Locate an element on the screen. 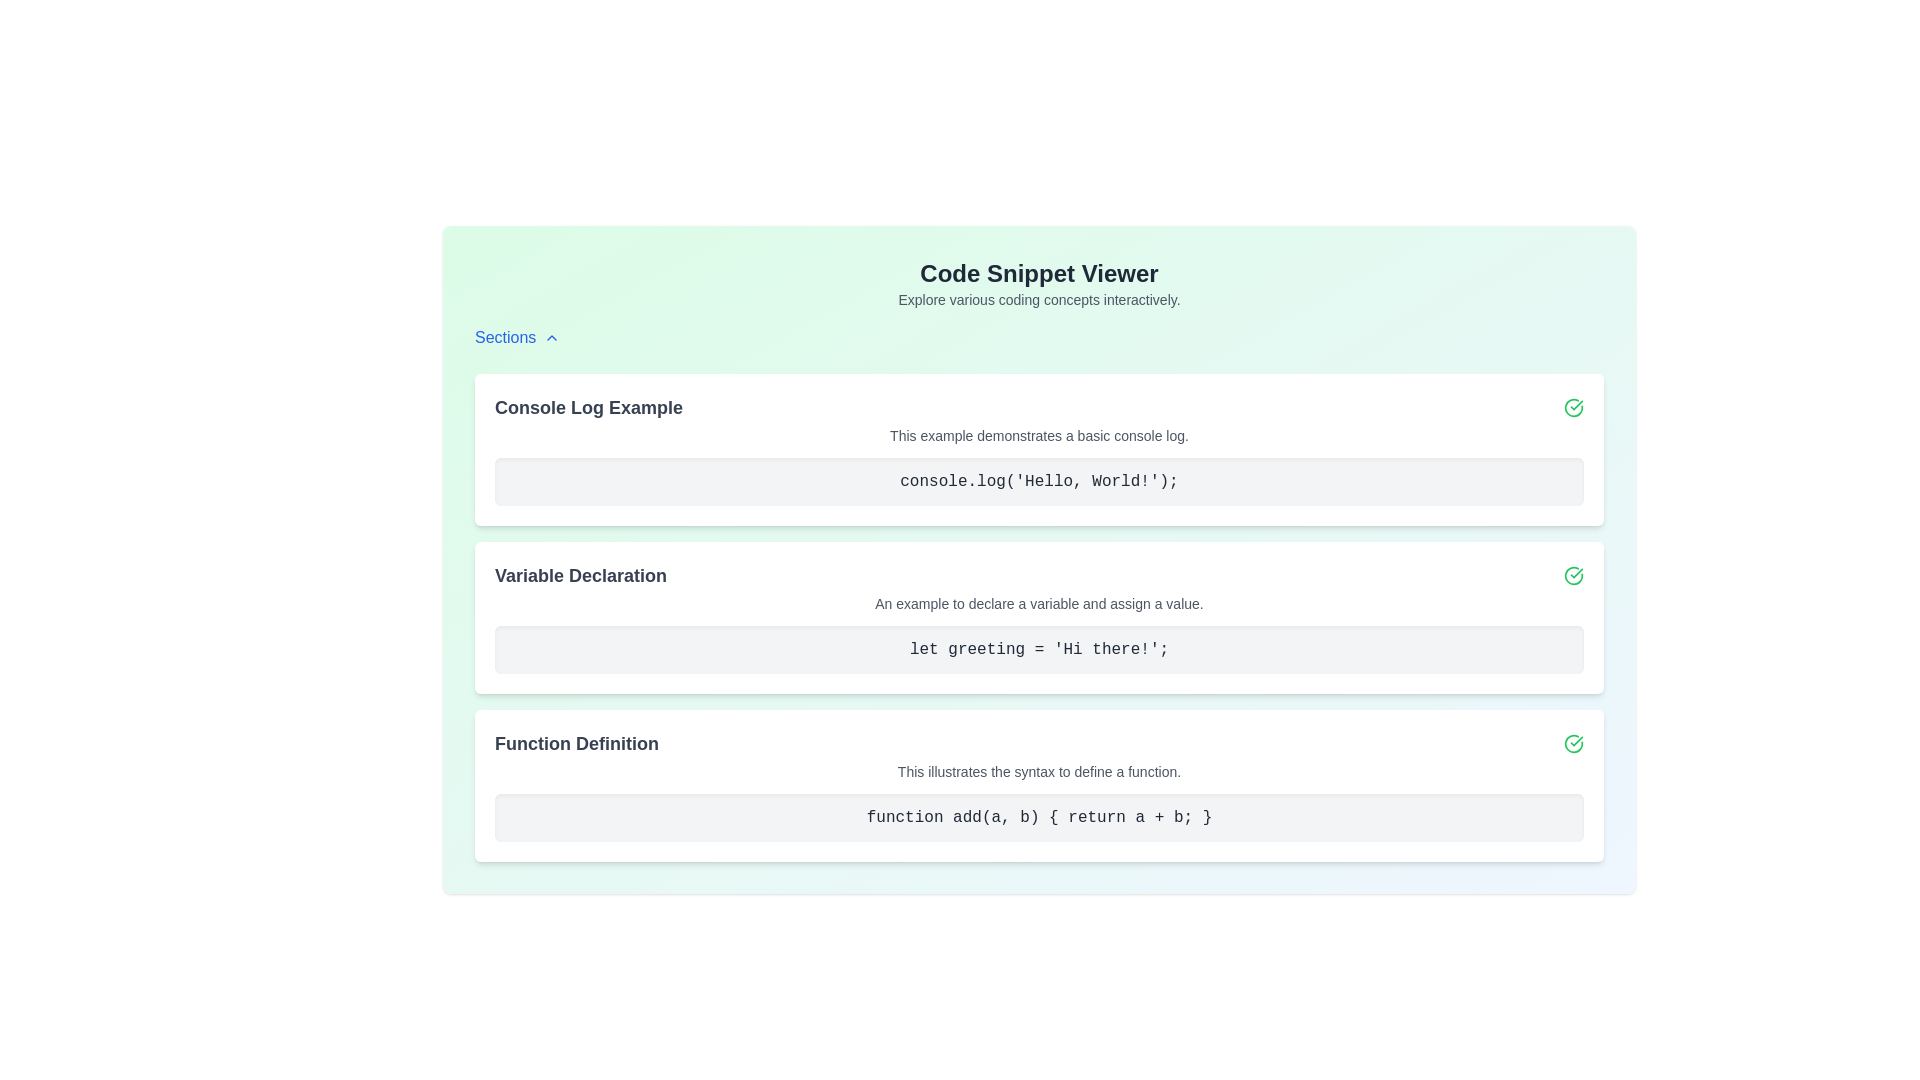 Image resolution: width=1920 pixels, height=1080 pixels. the Text Label that serves as a section header for 'Variable Declaration', located in the middle-left section below 'Console Log Example' and above 'Function Definition' is located at coordinates (579, 575).